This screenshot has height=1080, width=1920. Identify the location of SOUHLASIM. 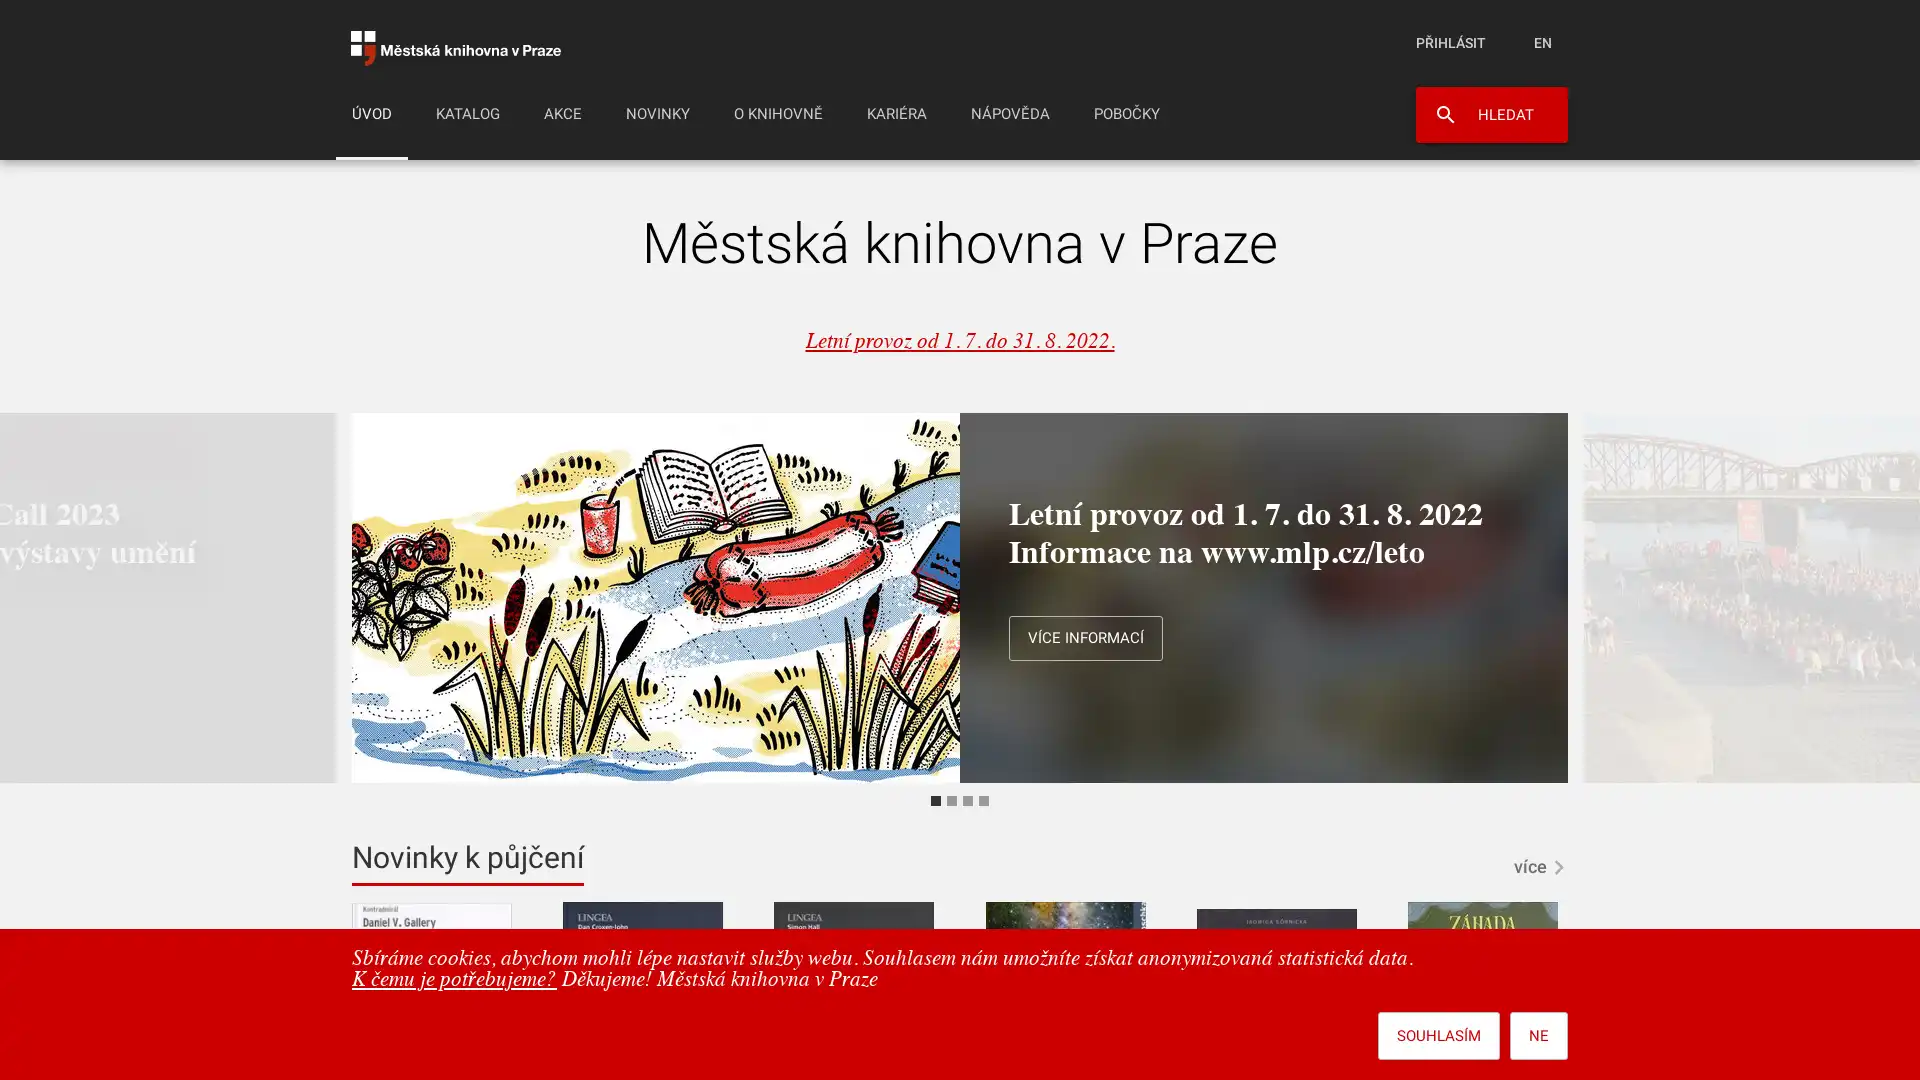
(1437, 1035).